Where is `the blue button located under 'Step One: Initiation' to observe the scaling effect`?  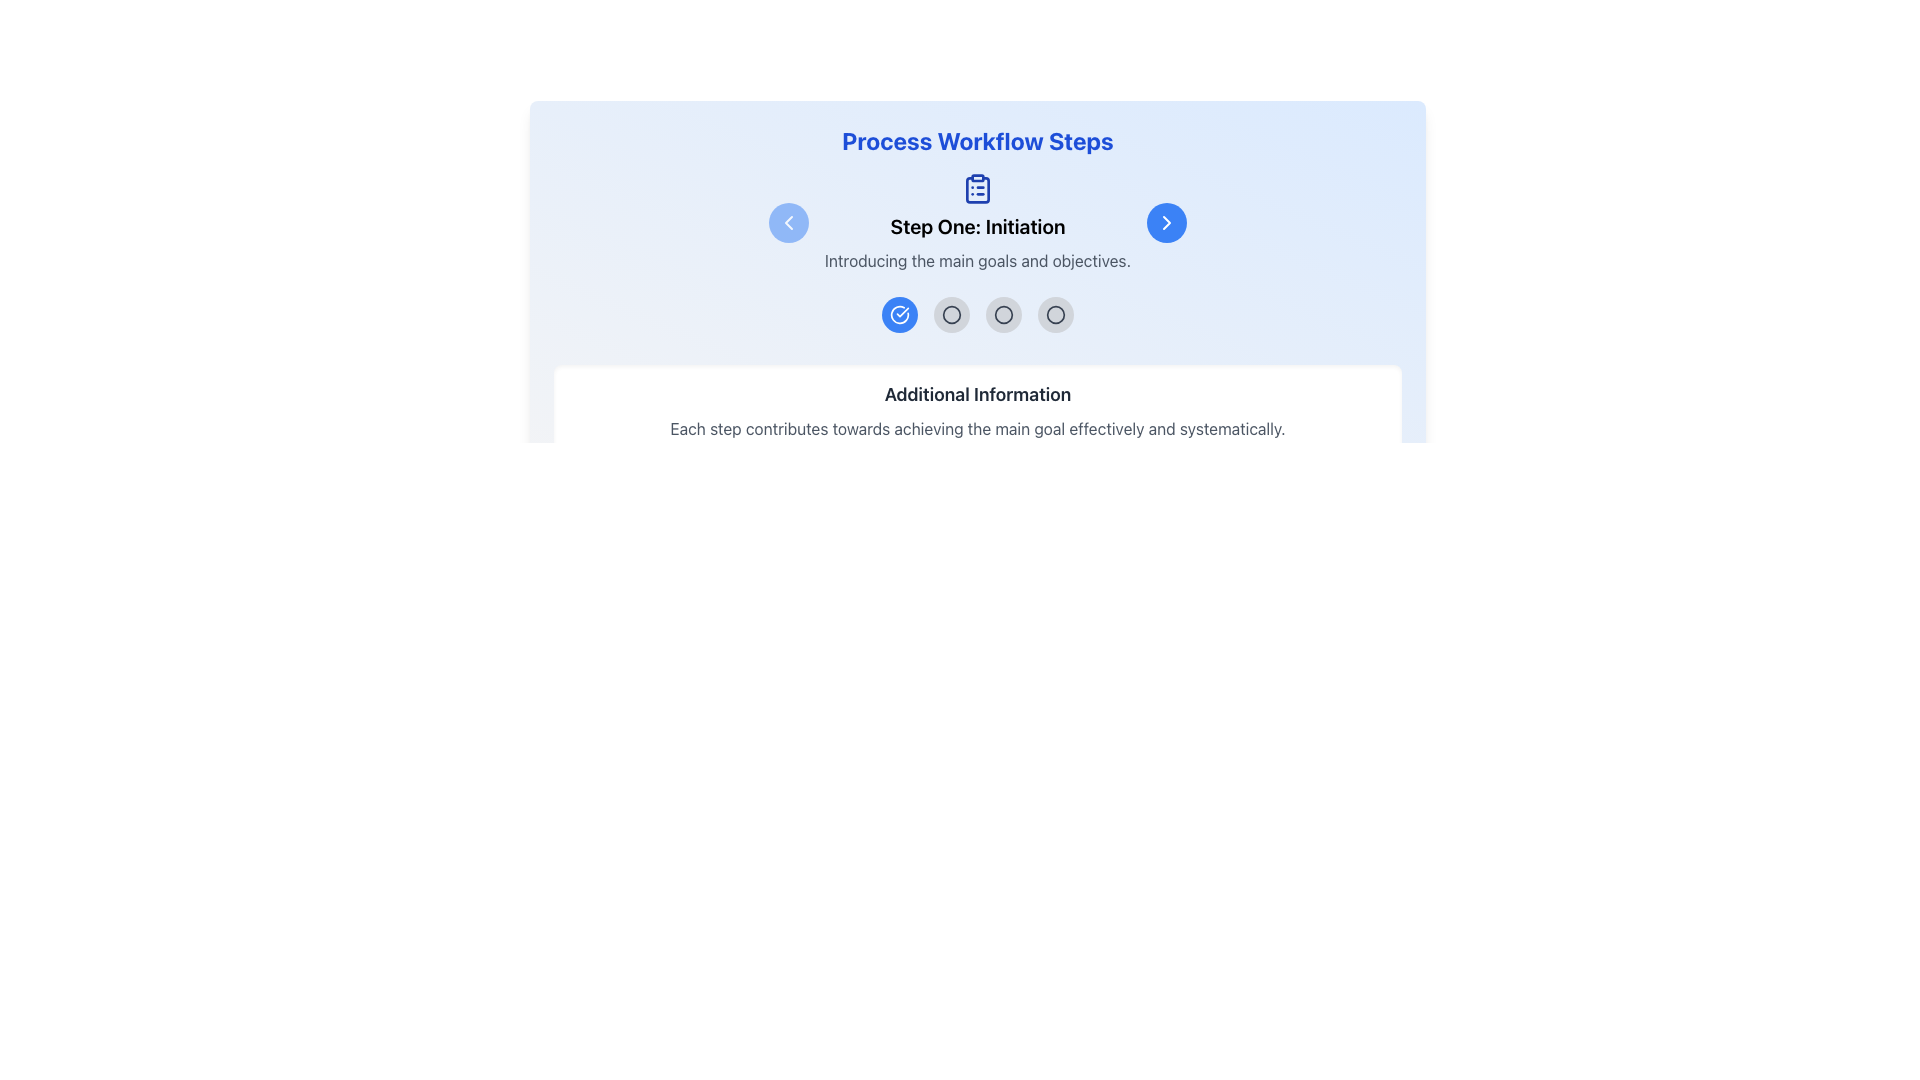
the blue button located under 'Step One: Initiation' to observe the scaling effect is located at coordinates (899, 315).